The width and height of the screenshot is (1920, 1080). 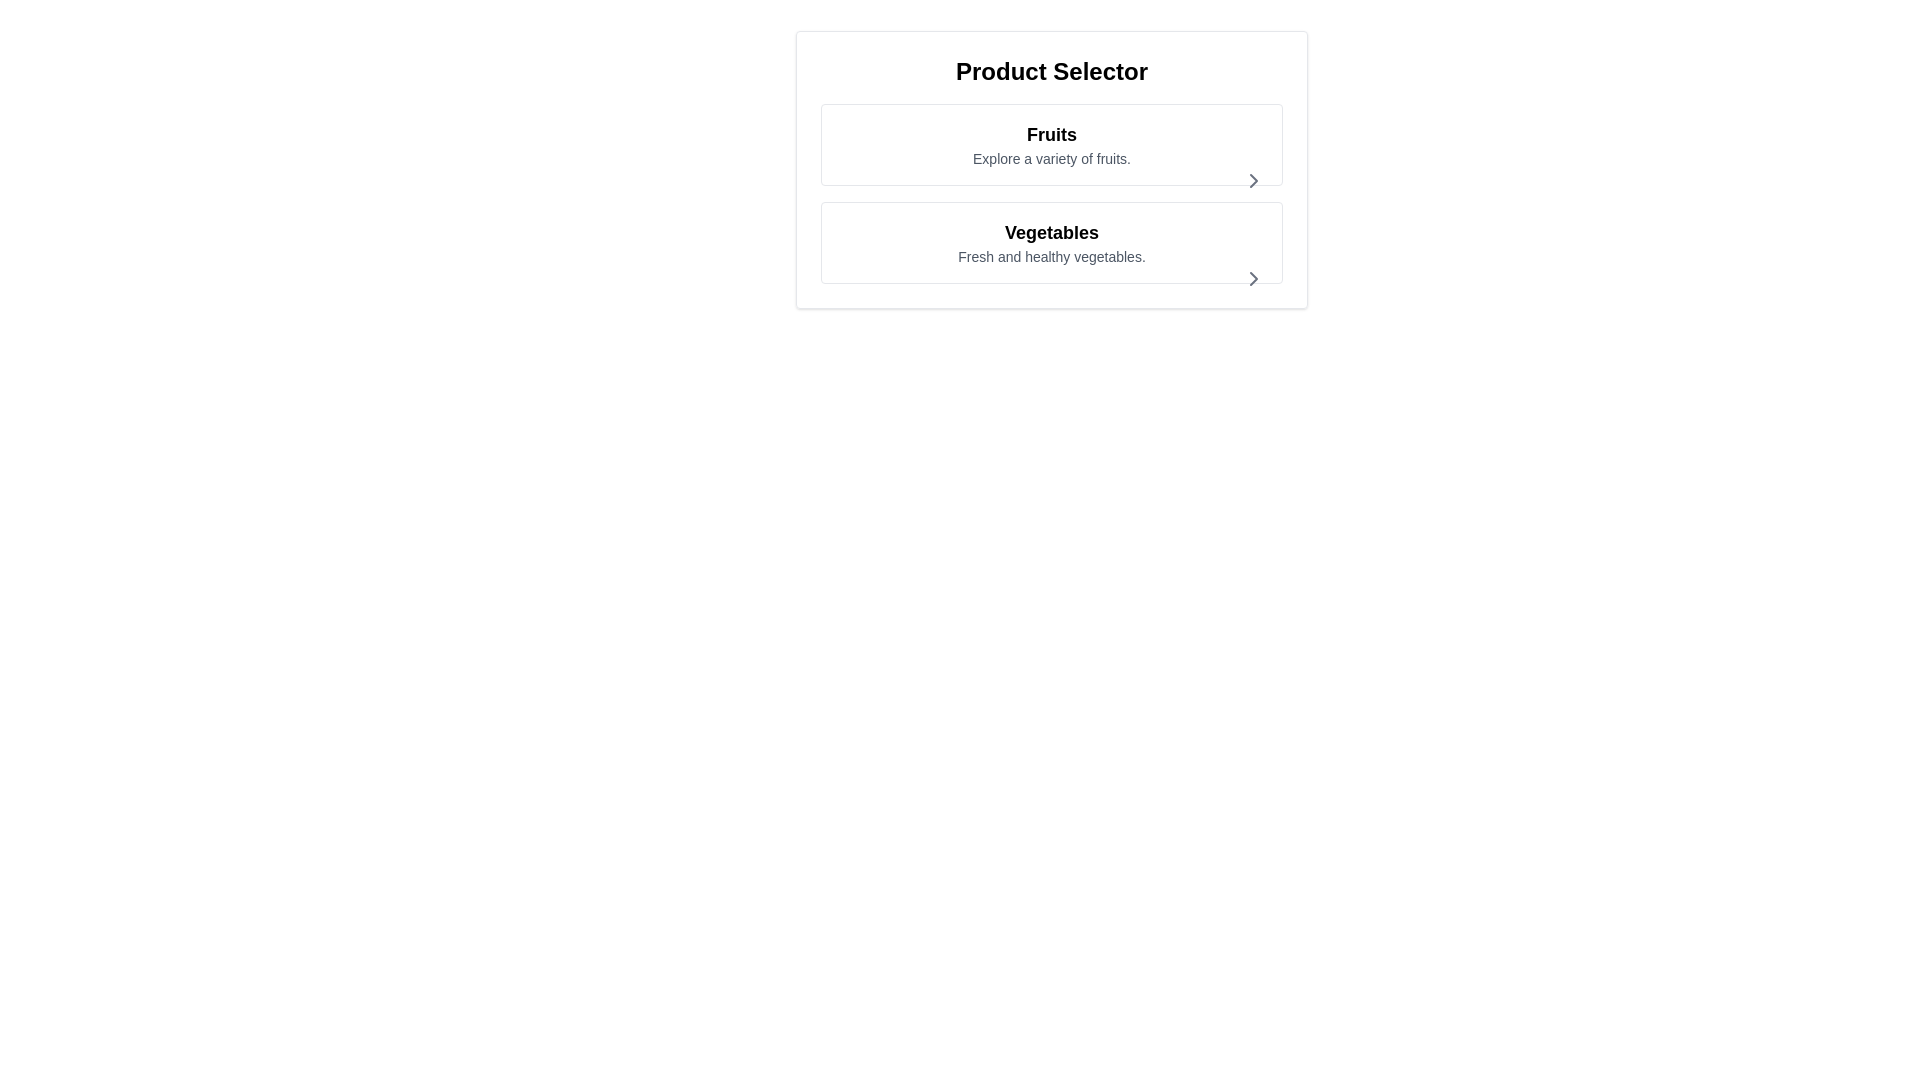 I want to click on the text element labeled 'Product Selector', which is styled in bold and centrally aligned at the top of a card-like UI component, so click(x=1050, y=71).